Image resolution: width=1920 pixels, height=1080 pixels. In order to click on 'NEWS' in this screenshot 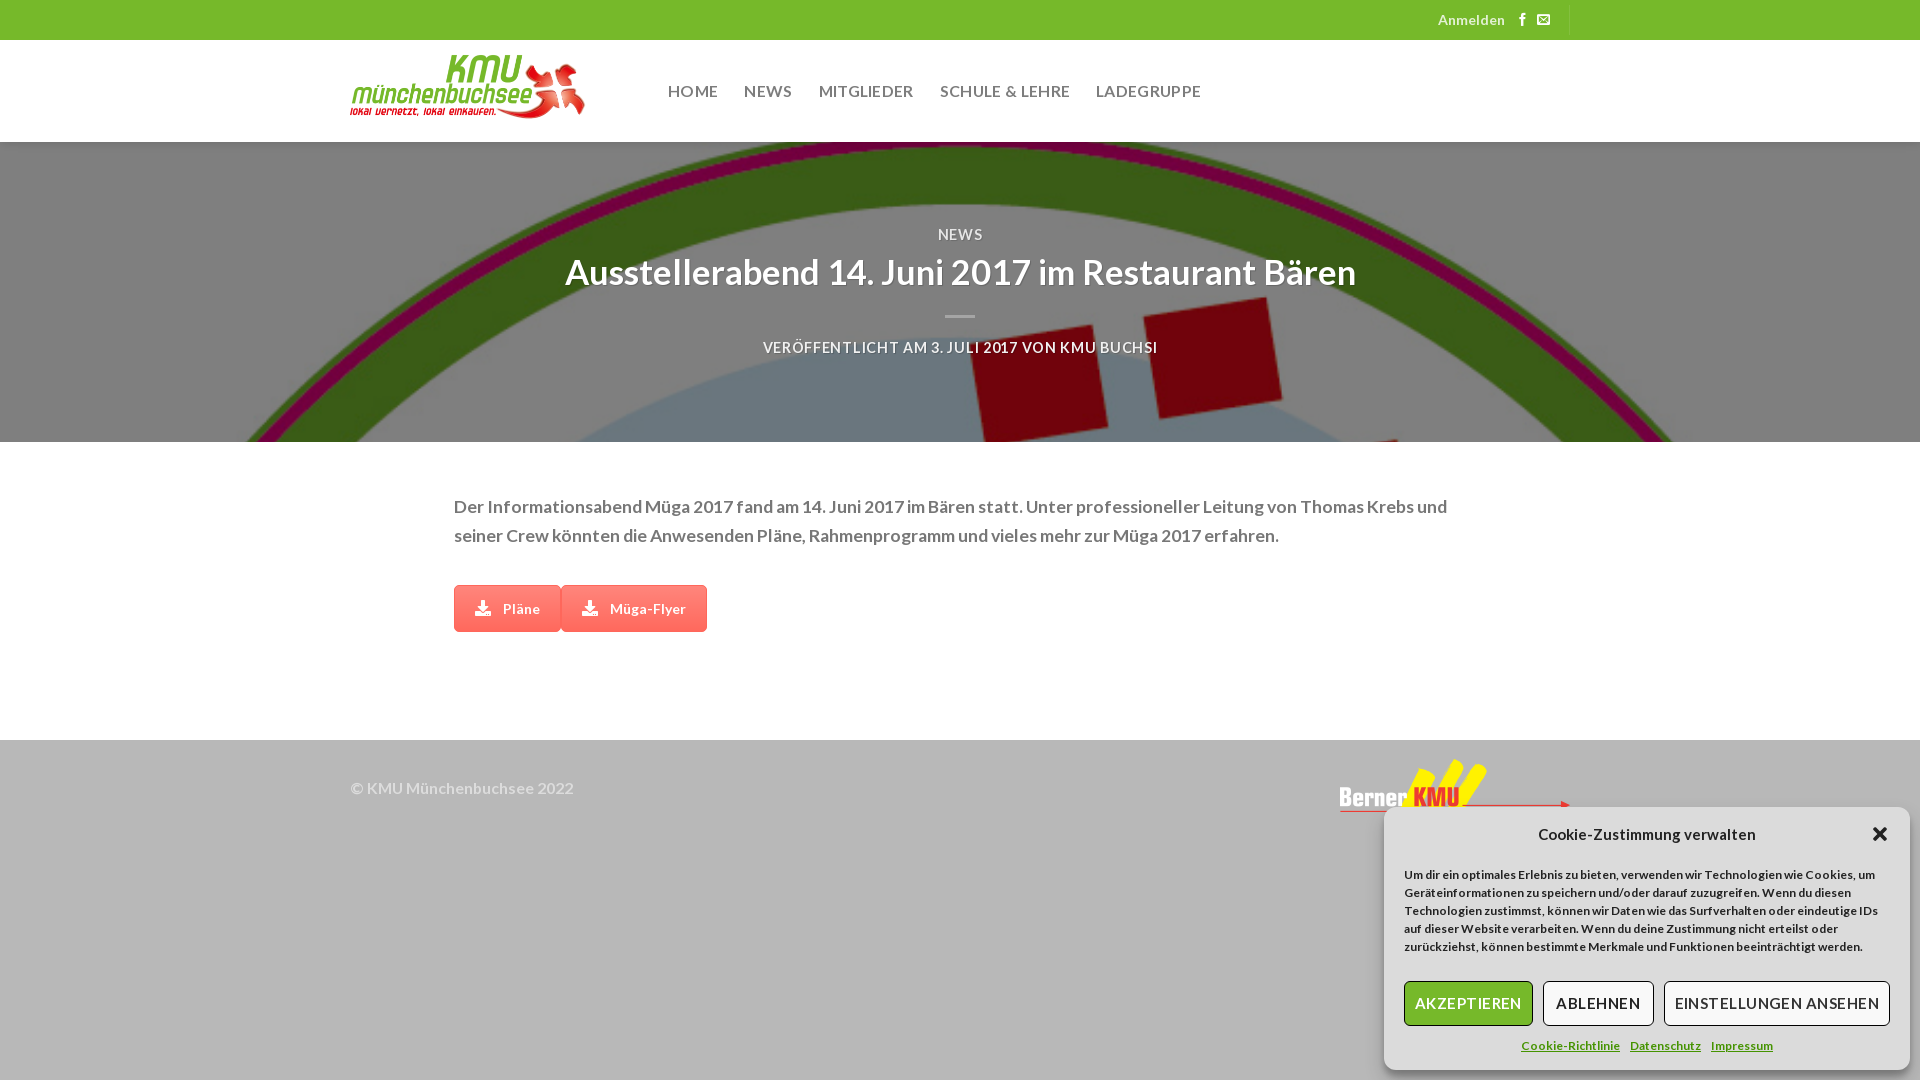, I will do `click(936, 233)`.